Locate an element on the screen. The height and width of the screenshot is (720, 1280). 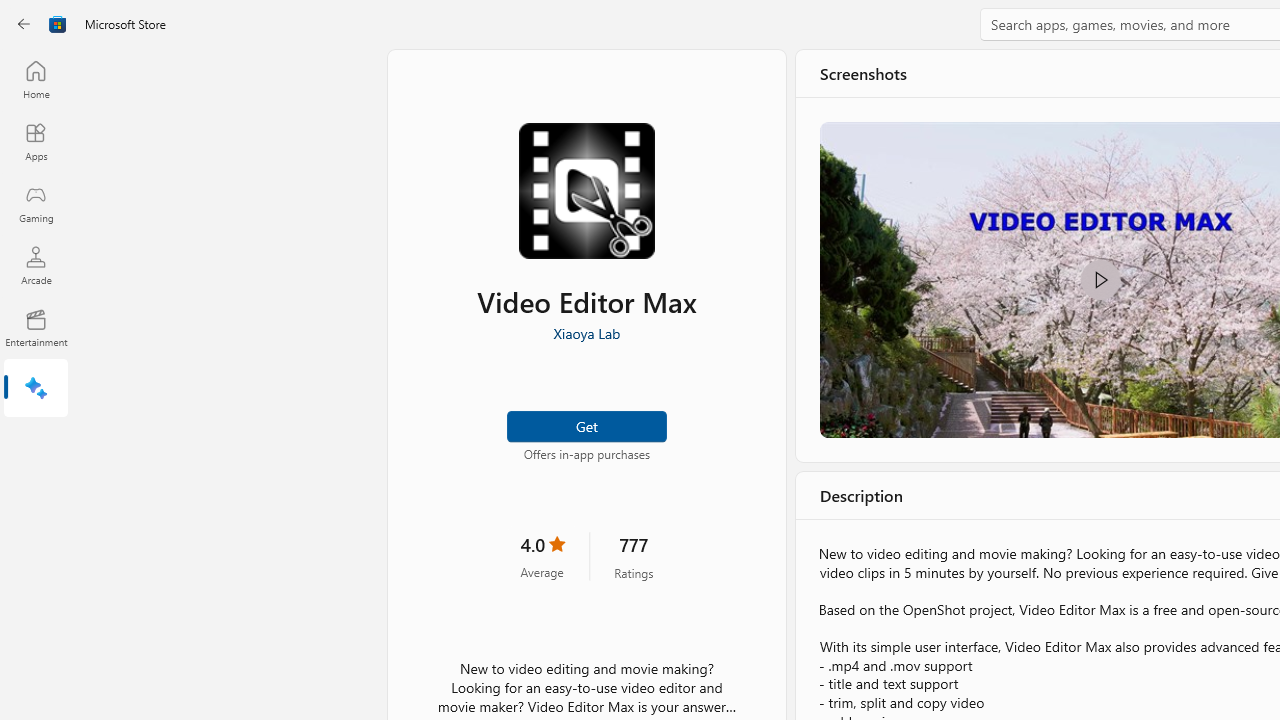
'Entertainment' is located at coordinates (35, 326).